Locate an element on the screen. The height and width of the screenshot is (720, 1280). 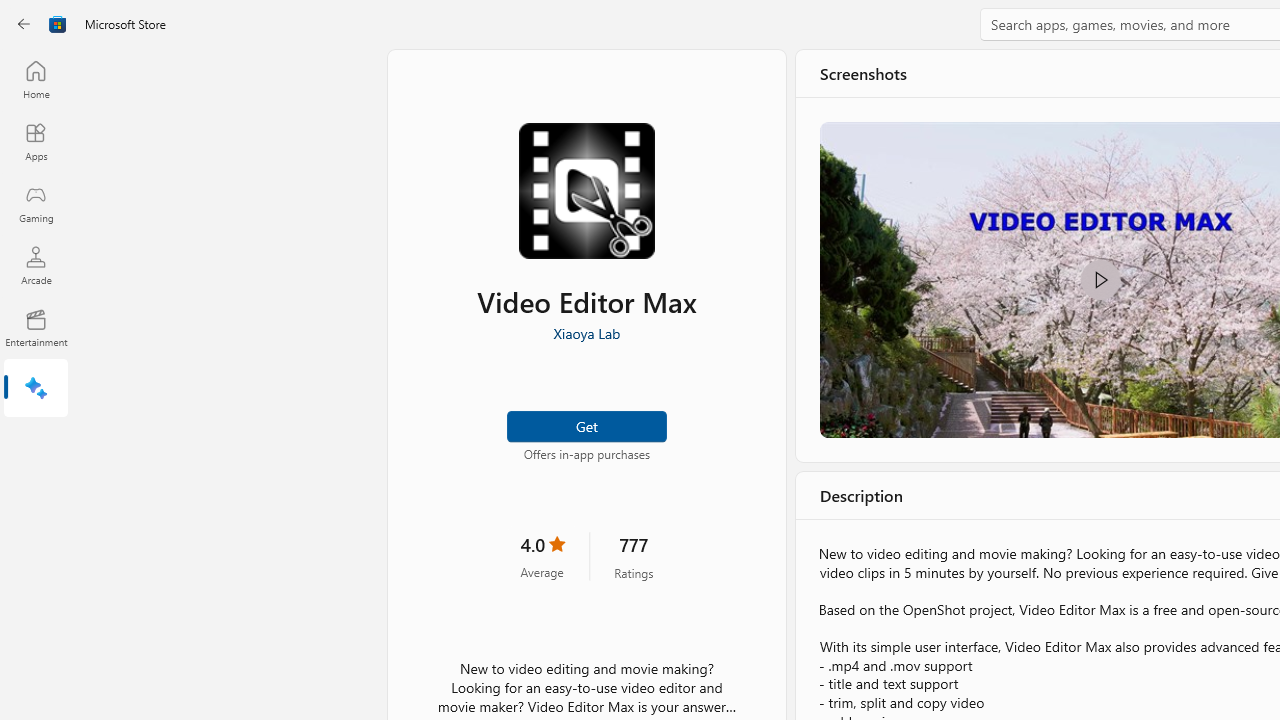
'Entertainment' is located at coordinates (35, 326).